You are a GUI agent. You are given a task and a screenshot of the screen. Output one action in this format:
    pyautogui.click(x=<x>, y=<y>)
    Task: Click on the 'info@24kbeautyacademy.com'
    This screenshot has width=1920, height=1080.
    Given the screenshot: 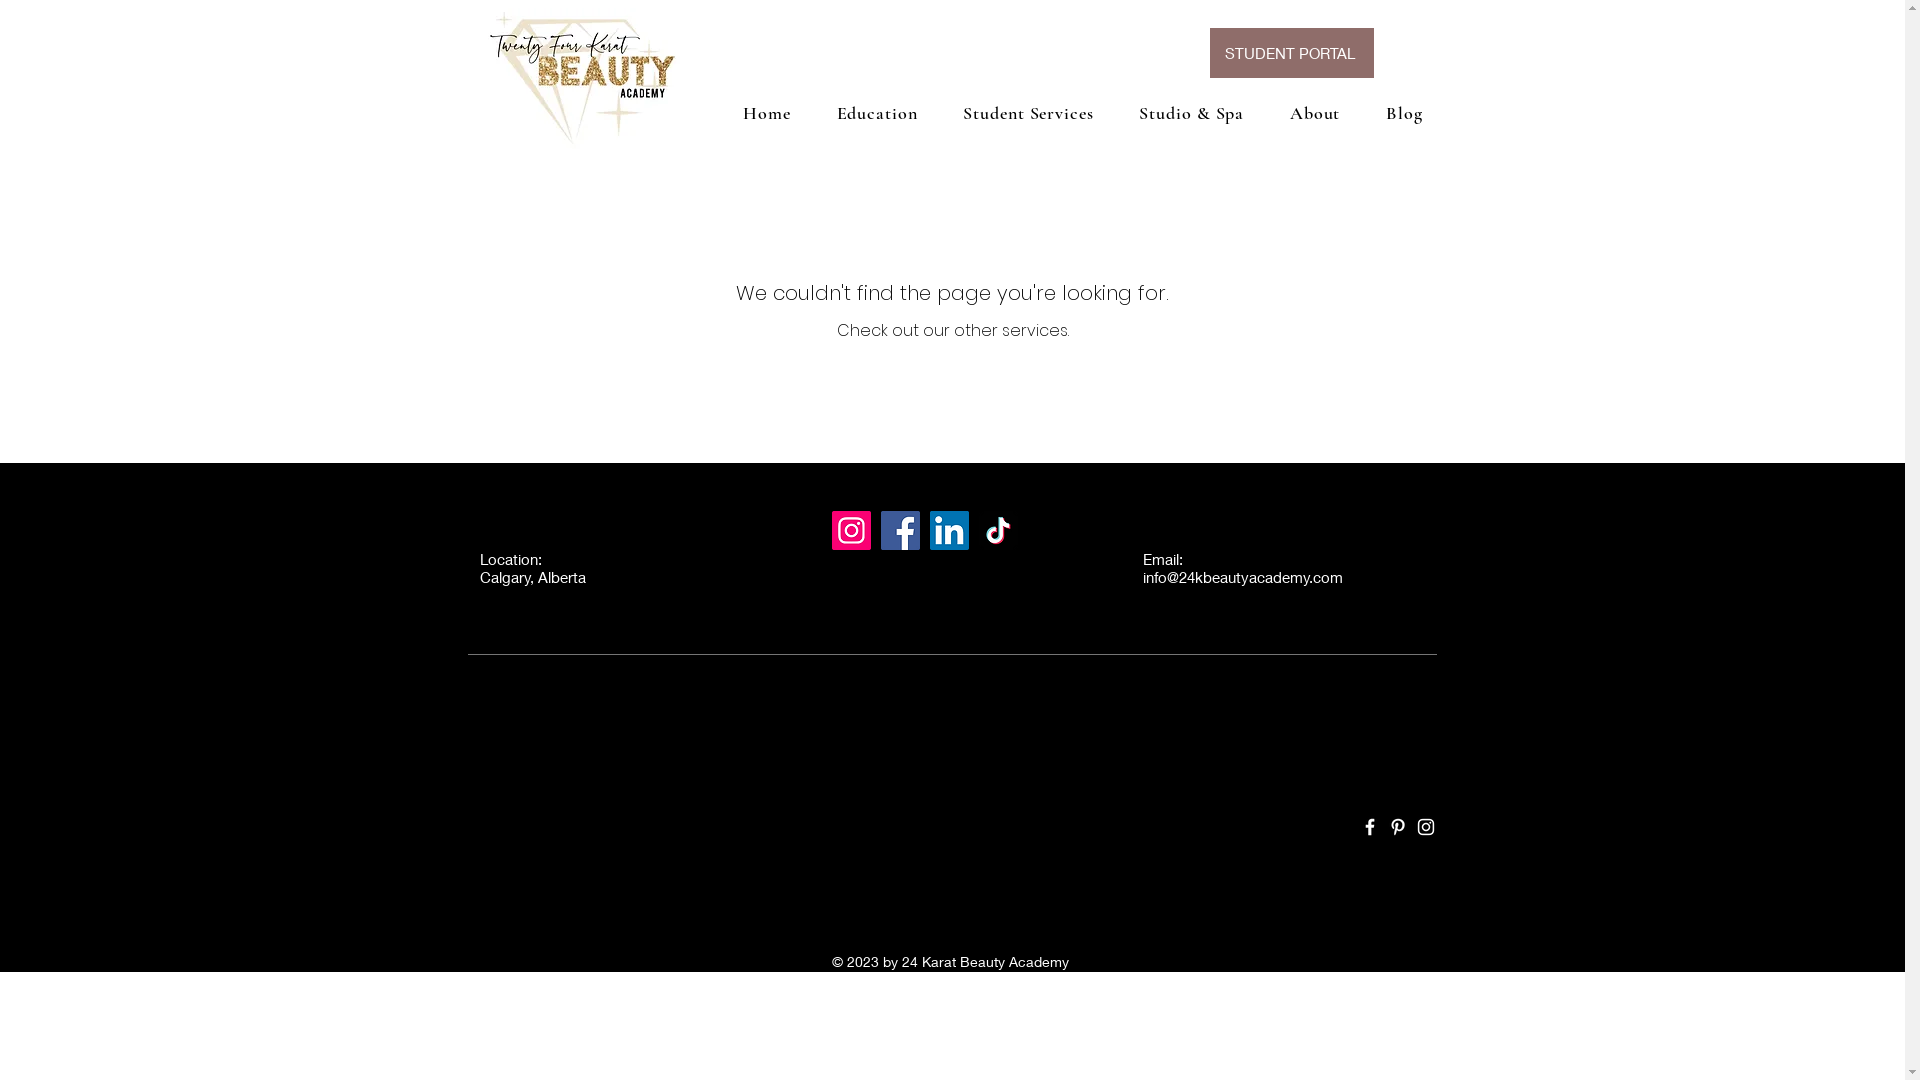 What is the action you would take?
    pyautogui.click(x=1241, y=577)
    